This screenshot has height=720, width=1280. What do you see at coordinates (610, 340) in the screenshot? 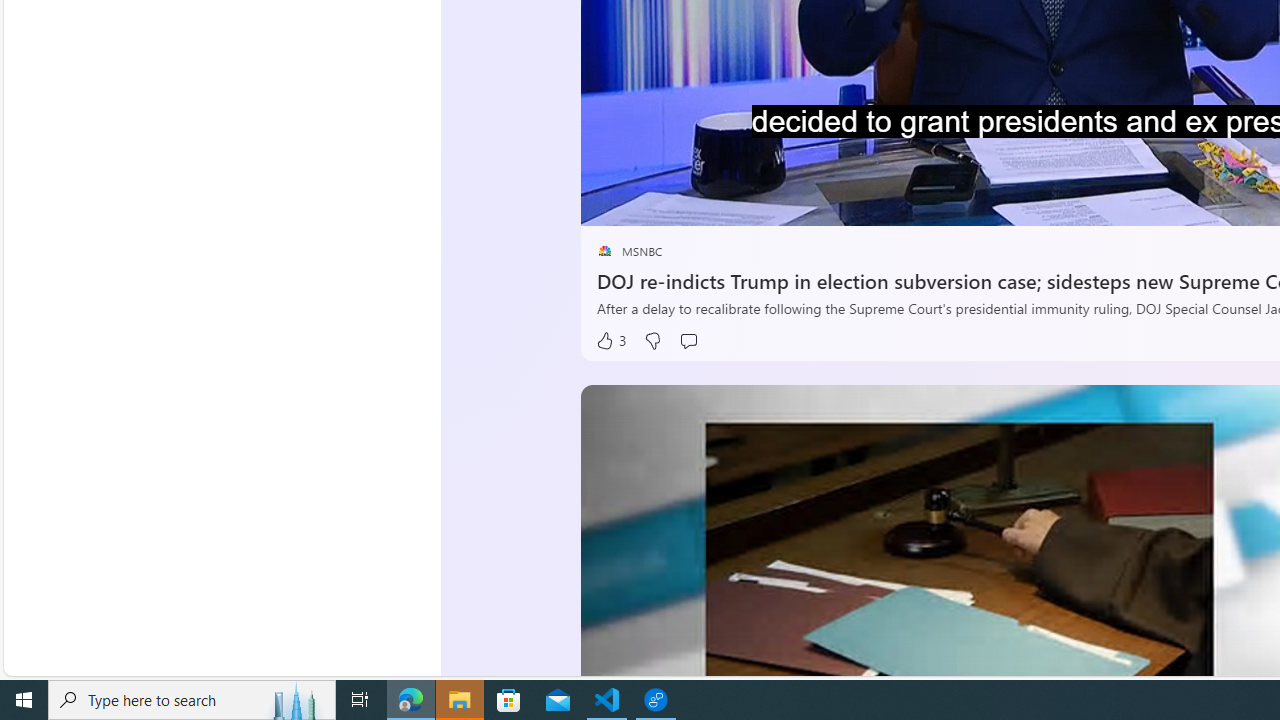
I see `'3 Like'` at bounding box center [610, 340].